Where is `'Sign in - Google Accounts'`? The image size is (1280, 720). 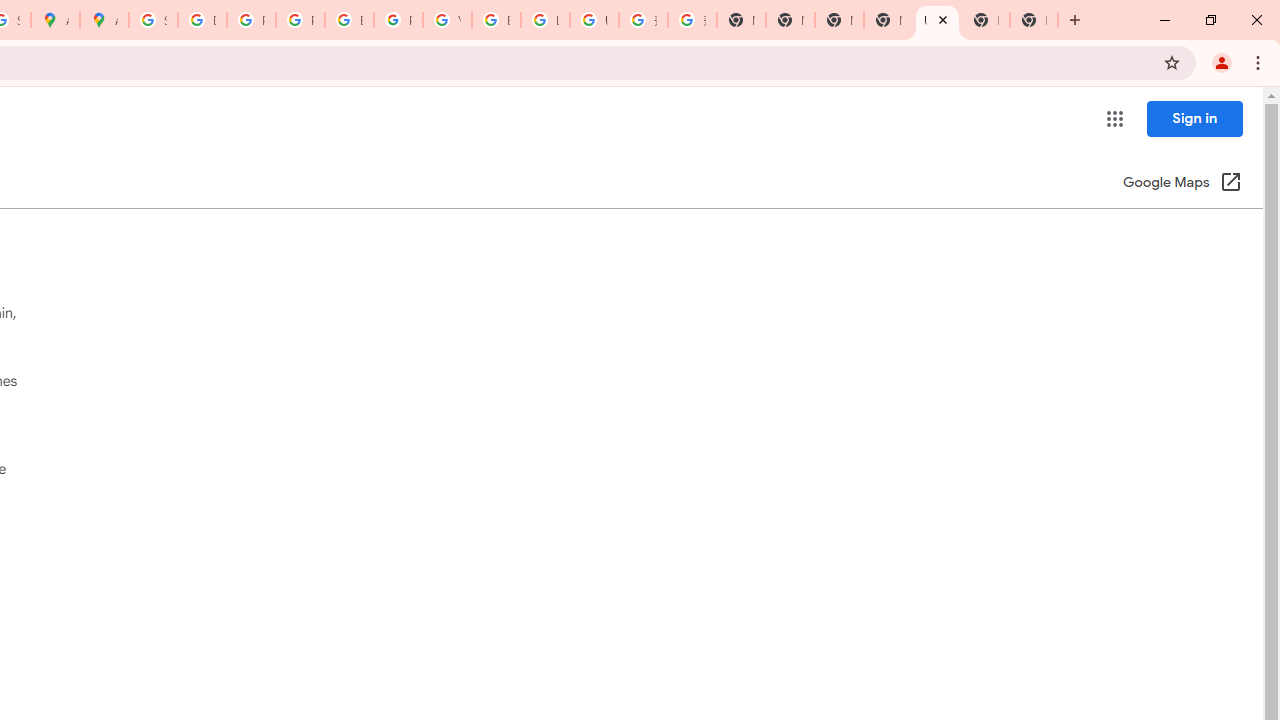 'Sign in - Google Accounts' is located at coordinates (152, 20).